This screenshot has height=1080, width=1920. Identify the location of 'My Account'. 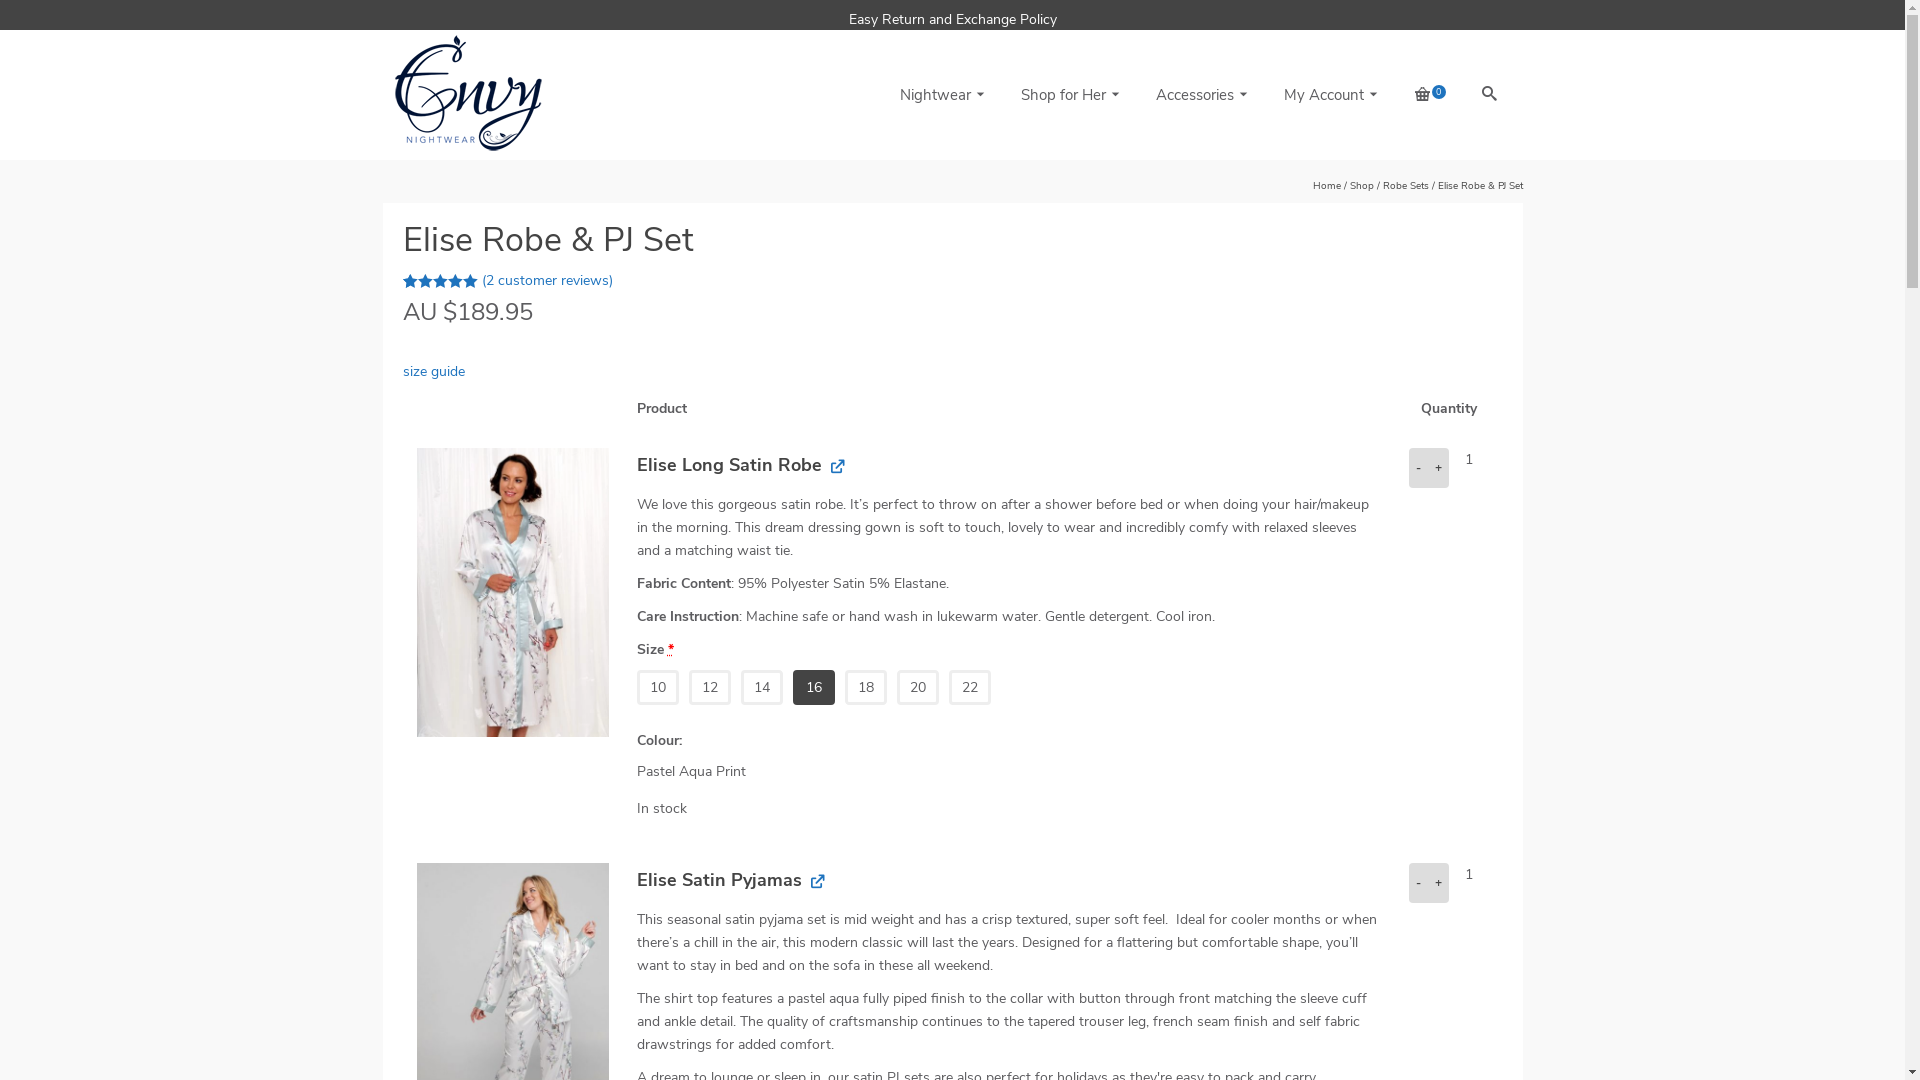
(1329, 95).